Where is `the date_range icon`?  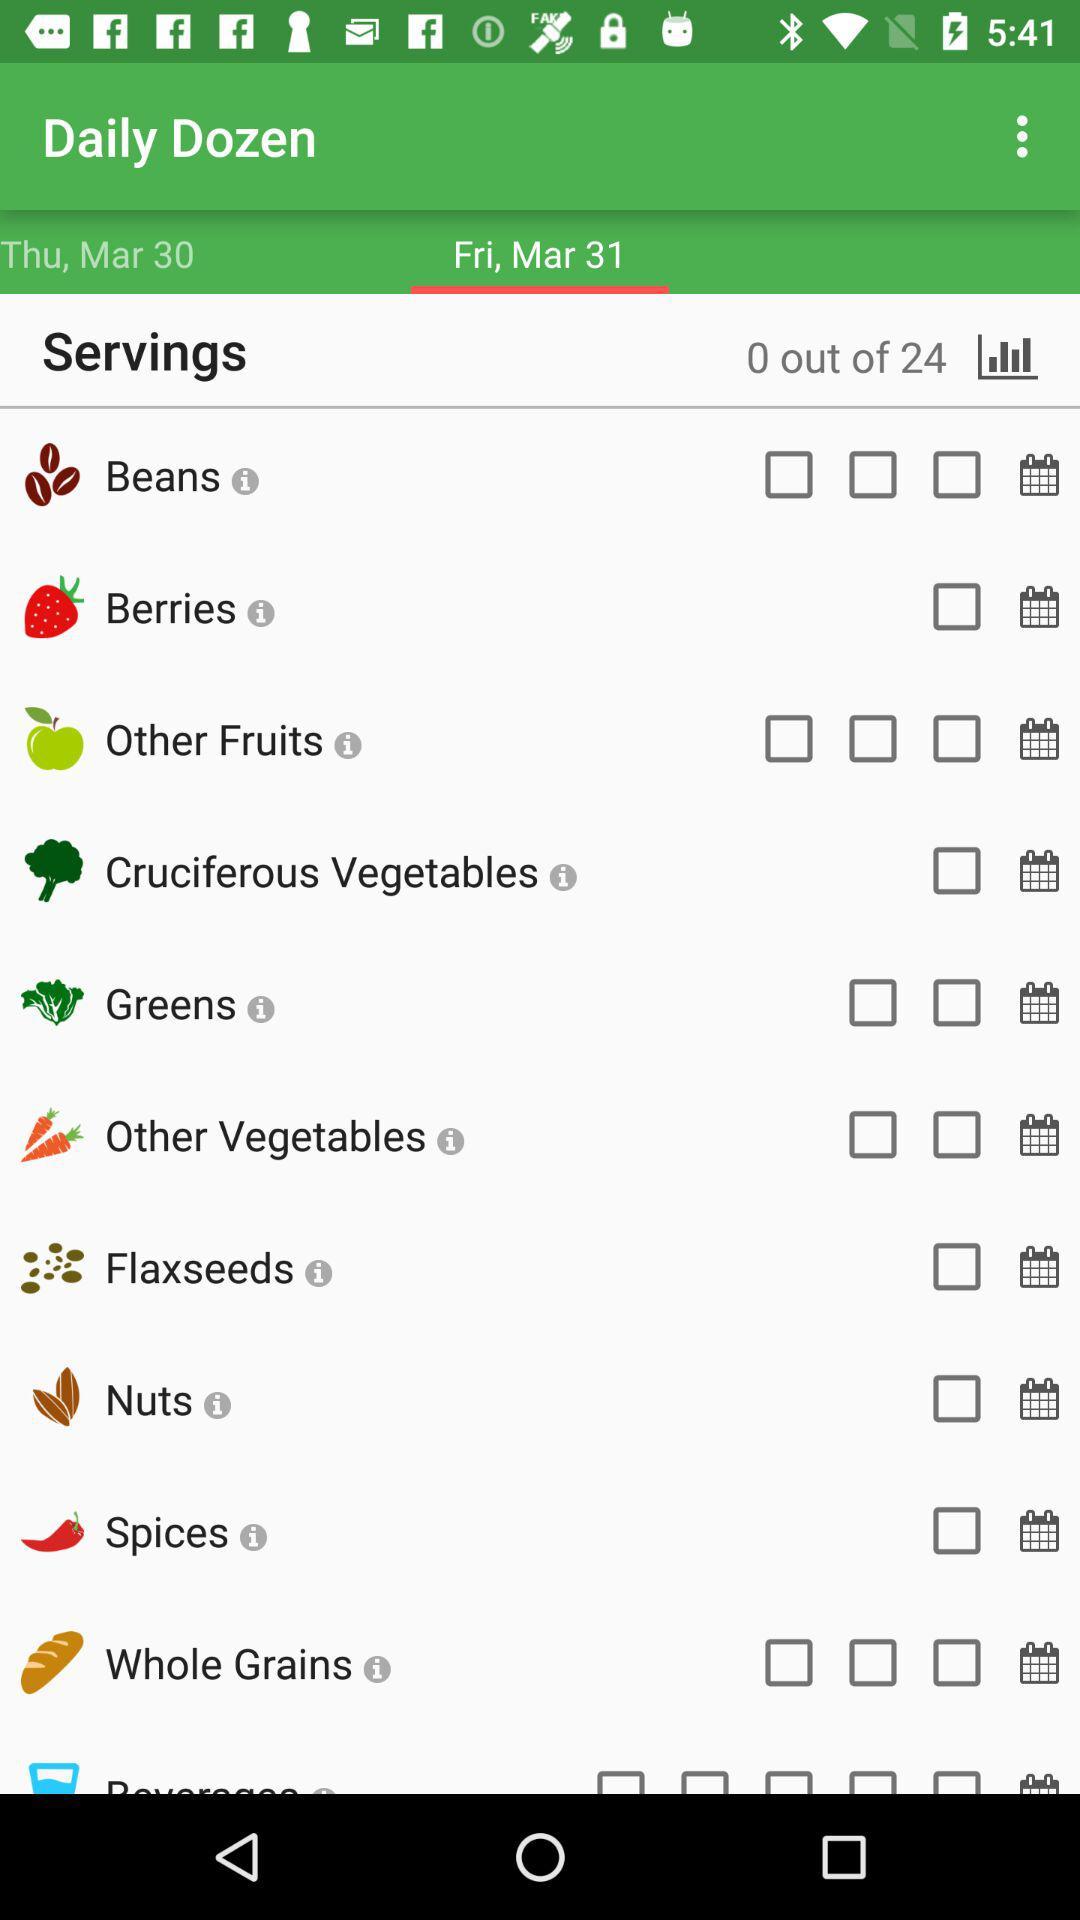
the date_range icon is located at coordinates (1038, 1134).